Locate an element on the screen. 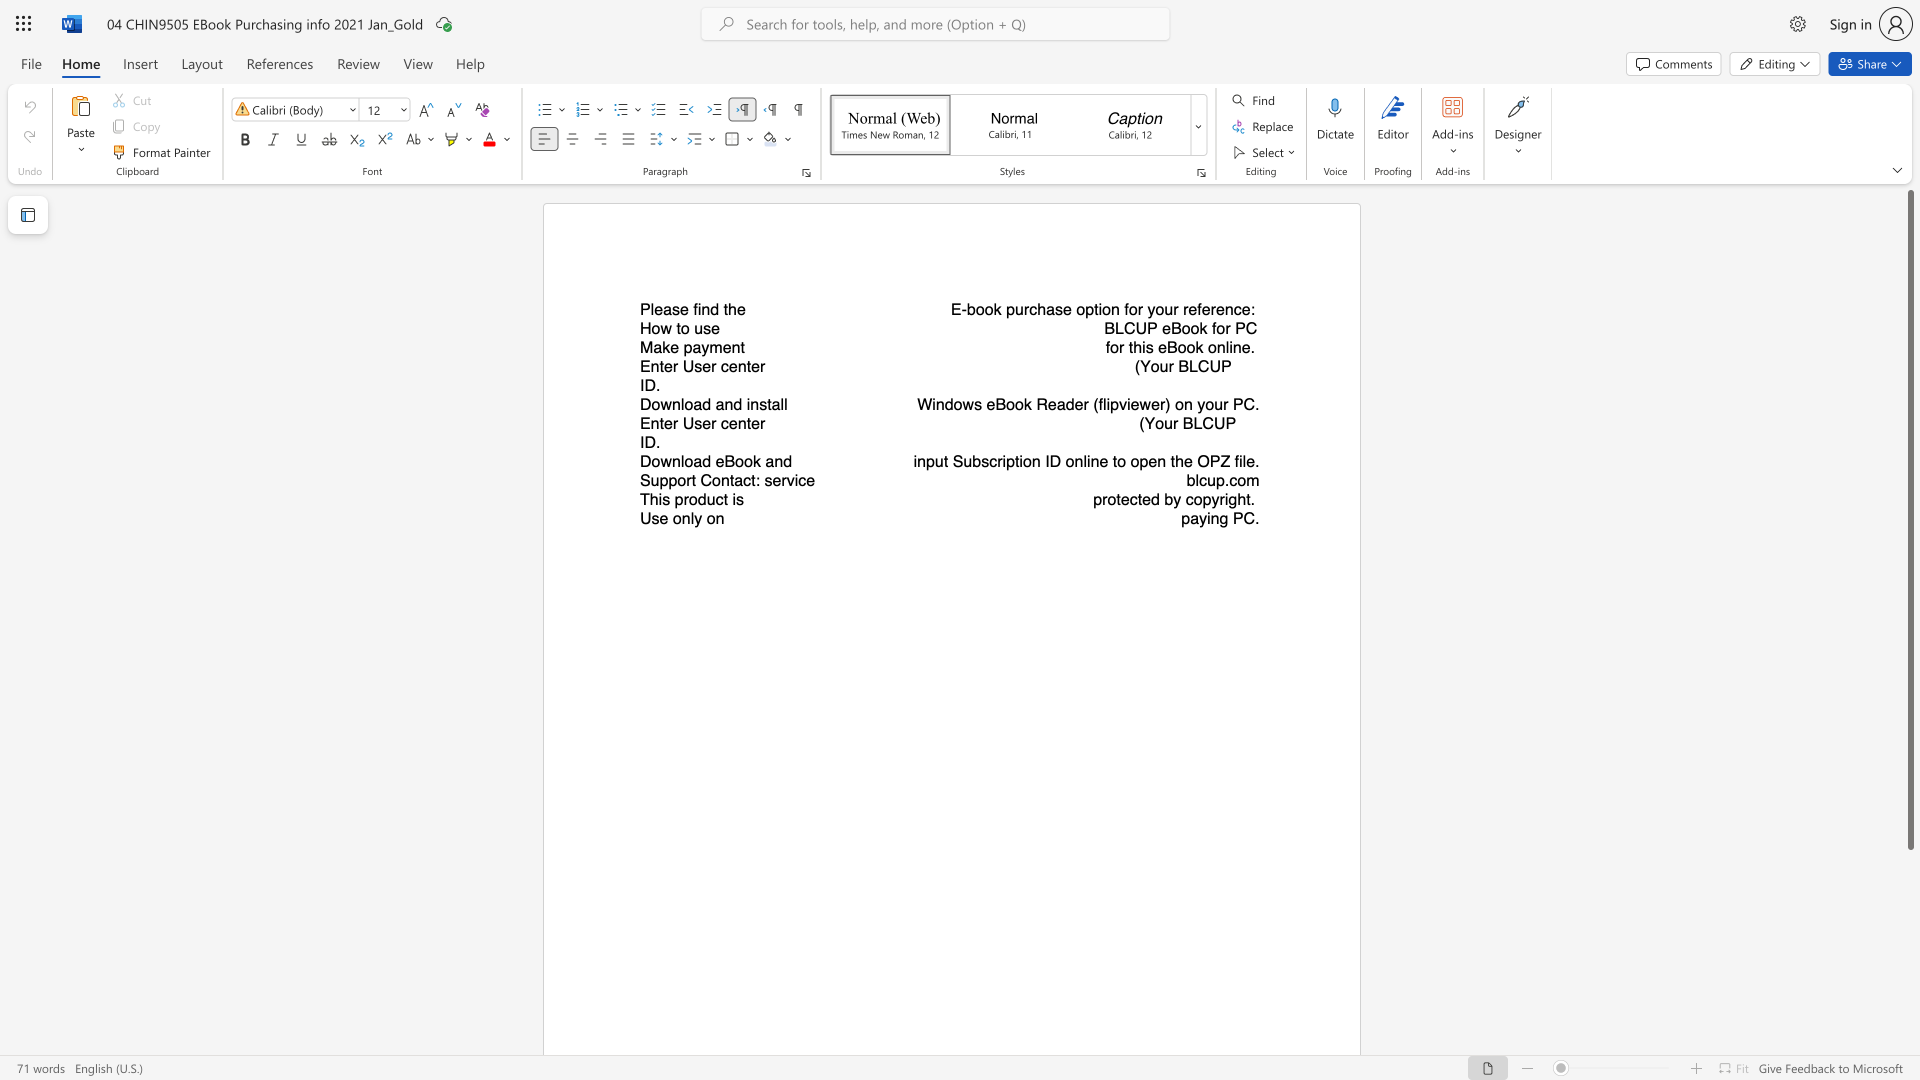 The width and height of the screenshot is (1920, 1080). the subset text "CUP ID" within the text "(Your BLCUP ID." is located at coordinates (1197, 366).